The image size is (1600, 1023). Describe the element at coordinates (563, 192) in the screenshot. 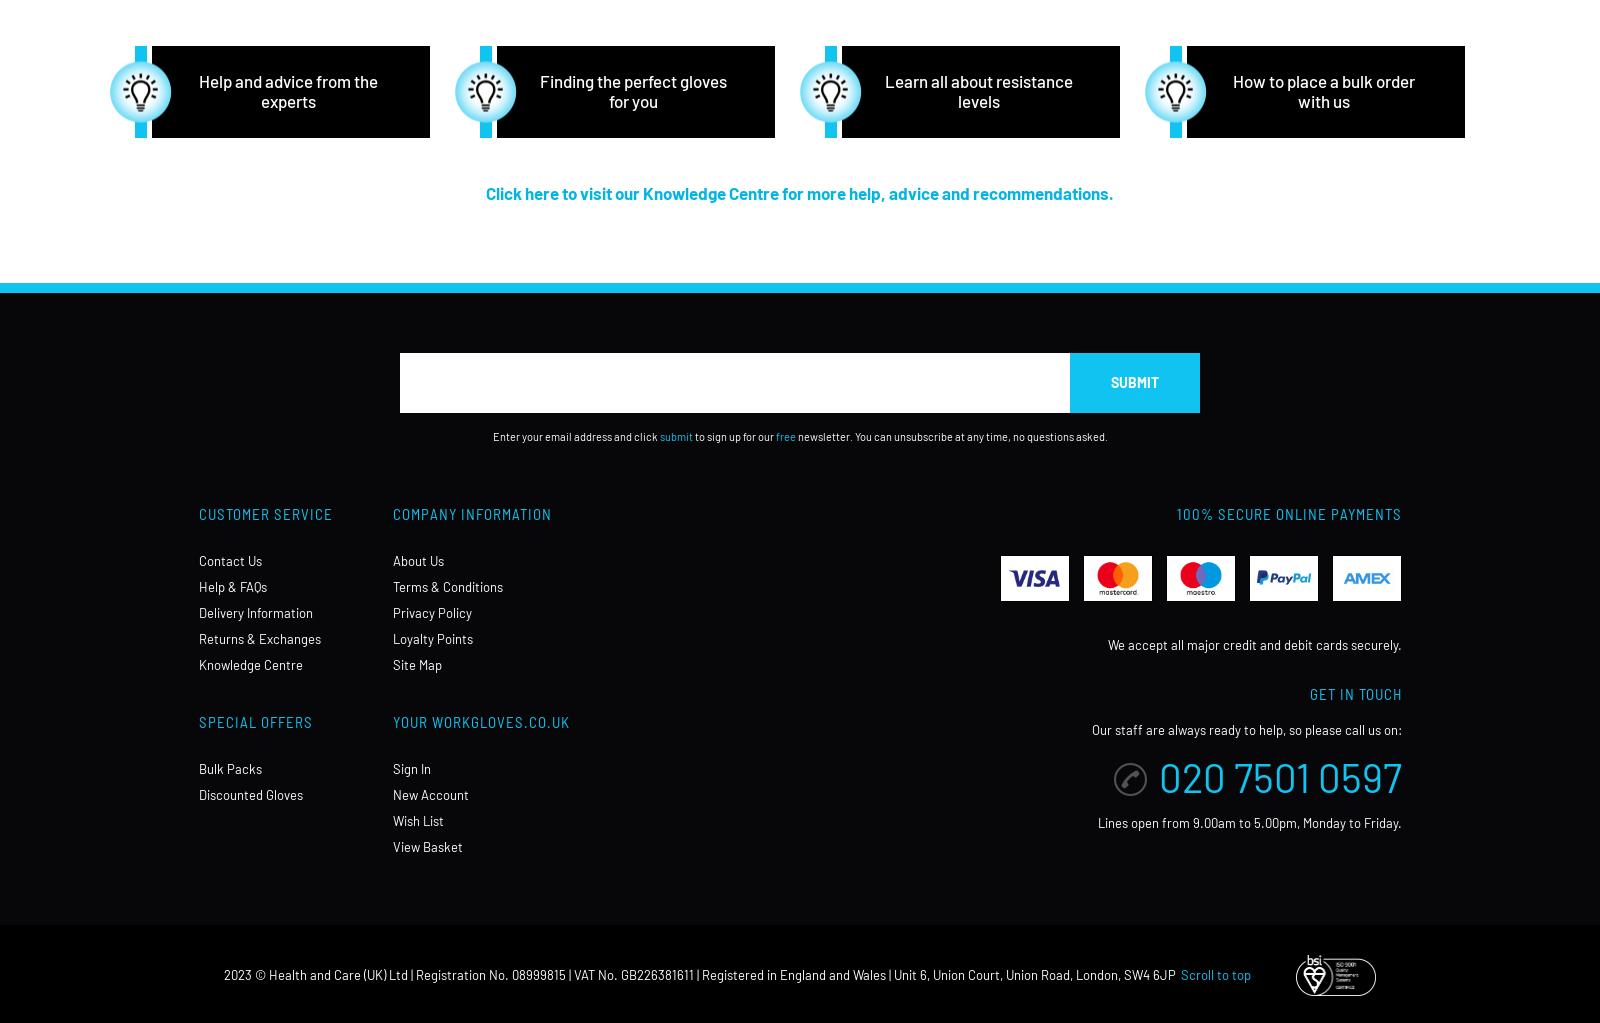

I see `'Click here to visit our'` at that location.